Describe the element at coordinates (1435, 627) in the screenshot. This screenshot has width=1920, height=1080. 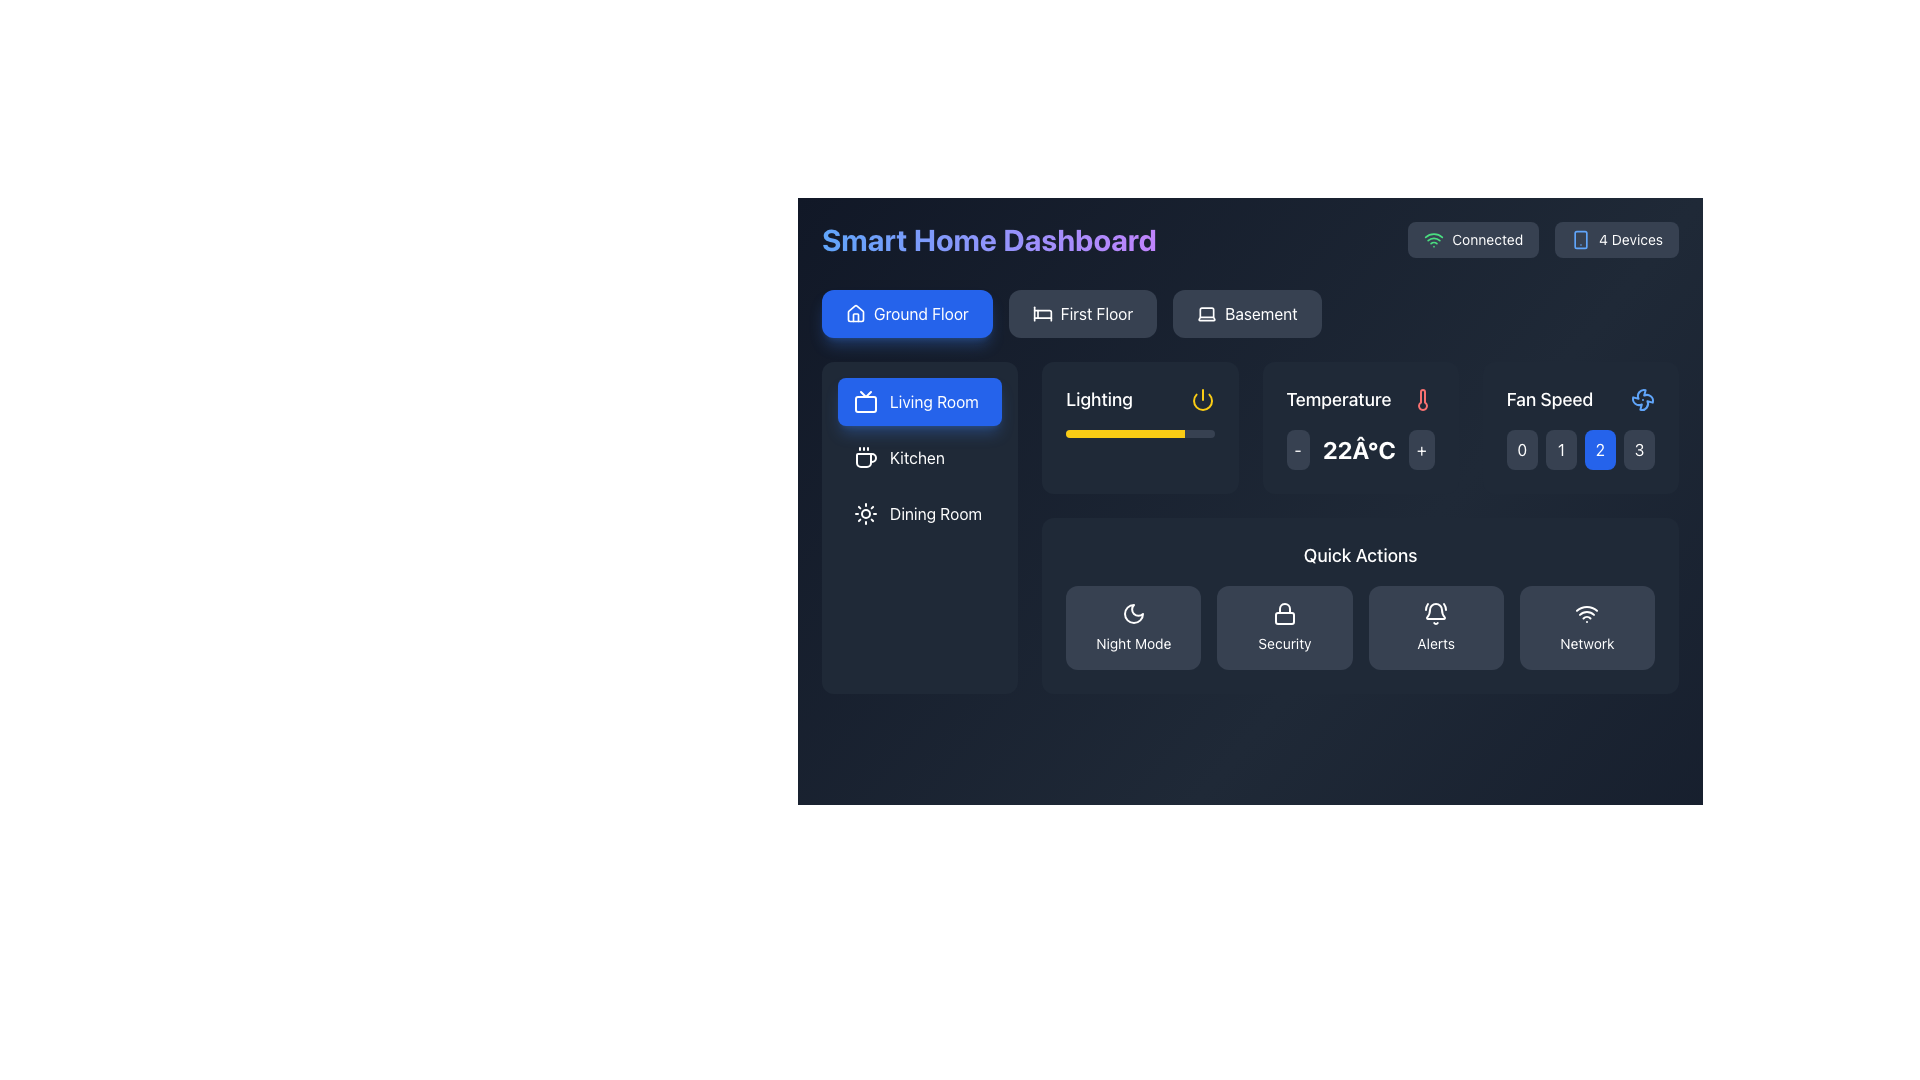
I see `the 'Alerts' button` at that location.